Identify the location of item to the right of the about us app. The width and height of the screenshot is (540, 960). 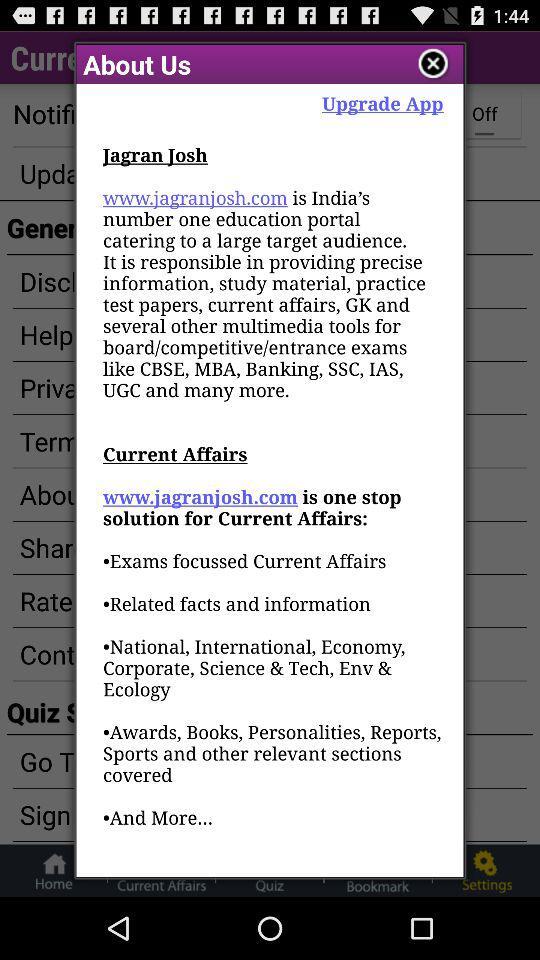
(382, 103).